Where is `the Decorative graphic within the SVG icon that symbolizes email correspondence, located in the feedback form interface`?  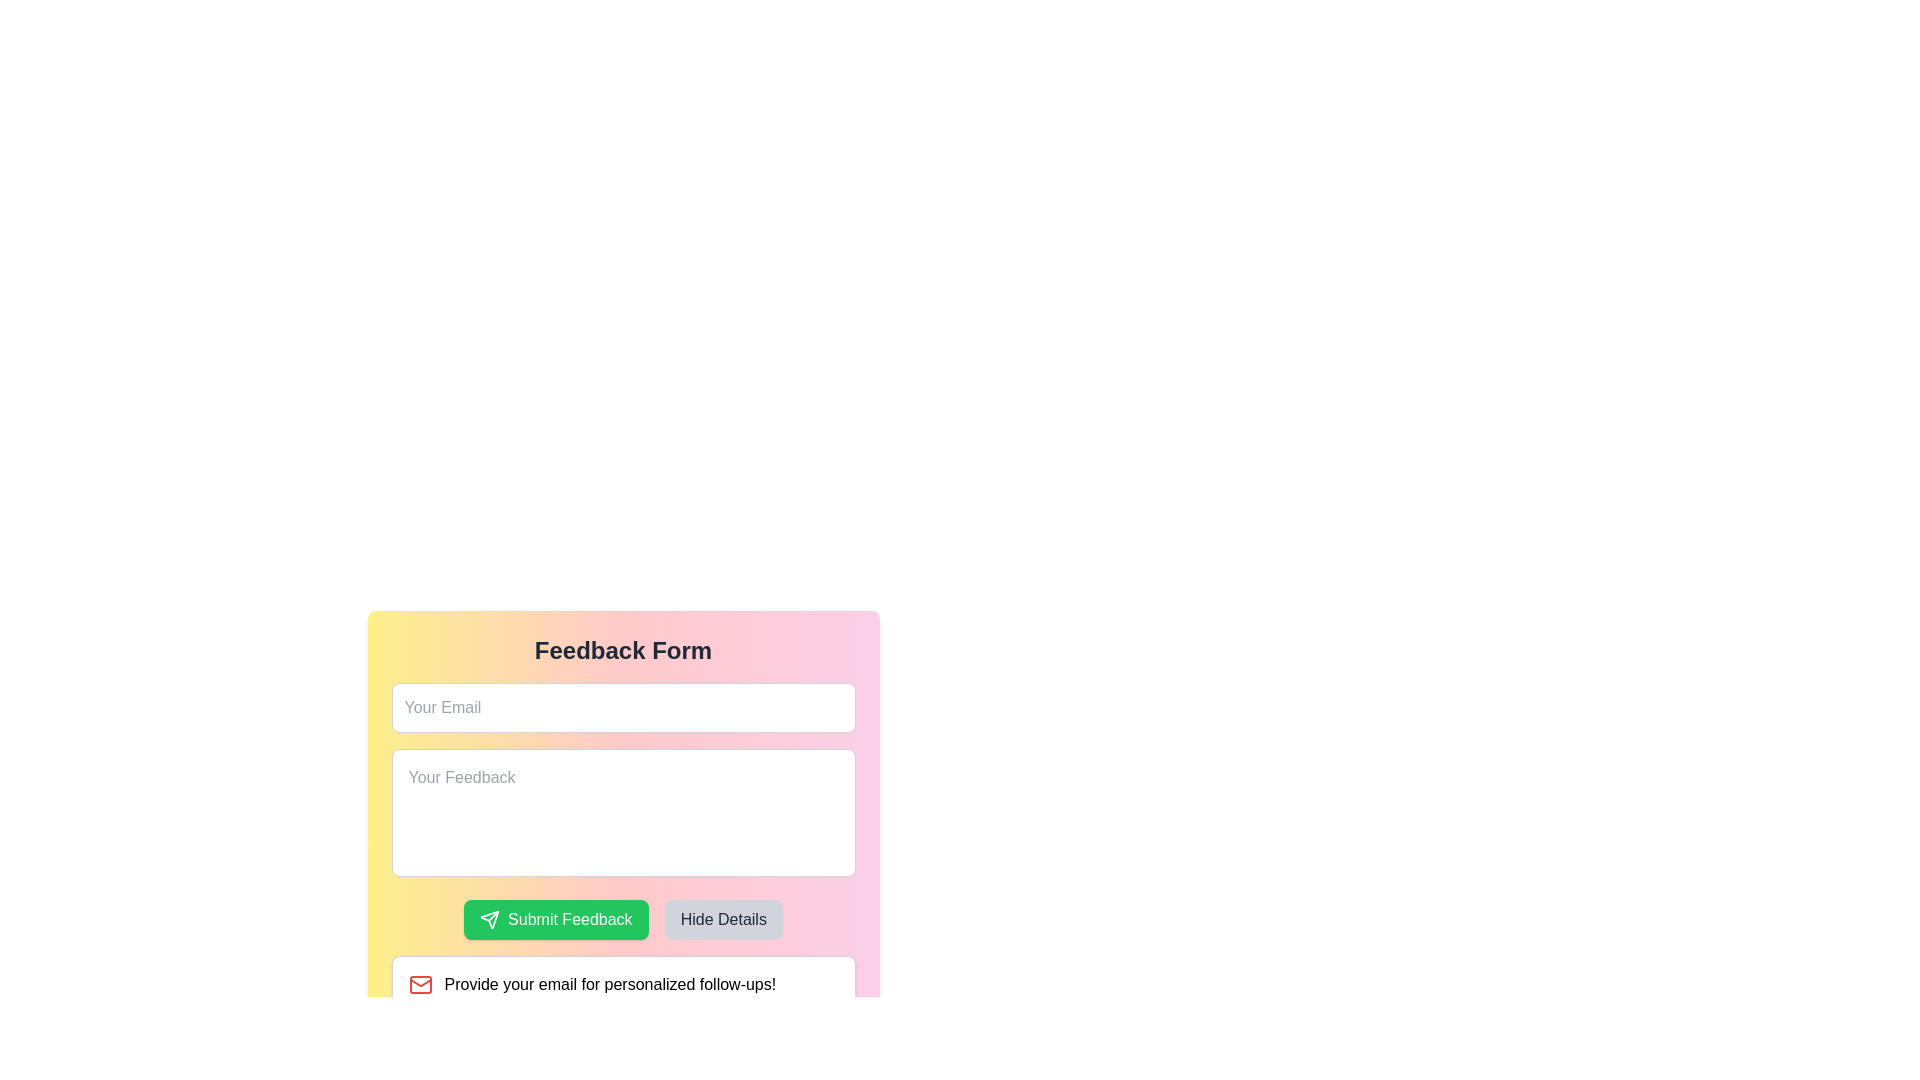
the Decorative graphic within the SVG icon that symbolizes email correspondence, located in the feedback form interface is located at coordinates (419, 982).